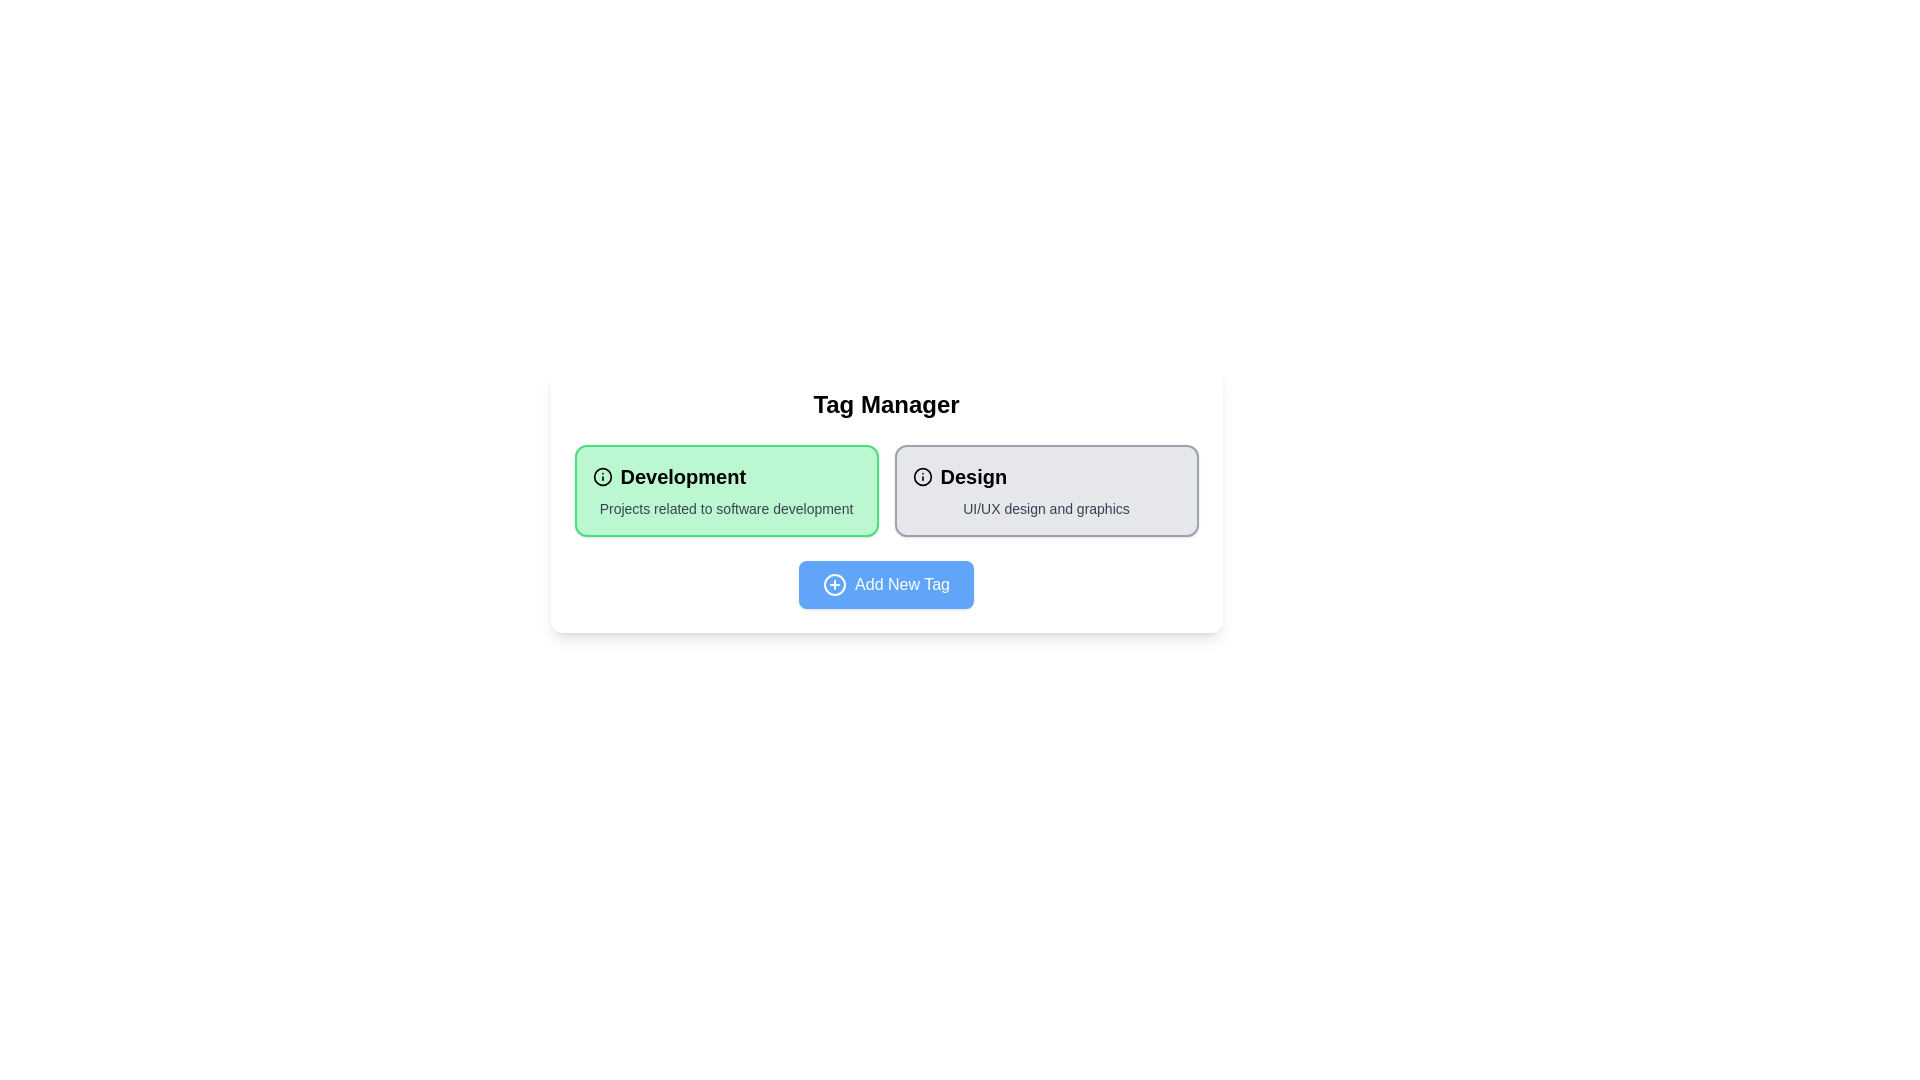  Describe the element at coordinates (725, 508) in the screenshot. I see `the descriptive text label that provides additional context for the 'Development' label, located centrally in the green box labeled 'Development'` at that location.